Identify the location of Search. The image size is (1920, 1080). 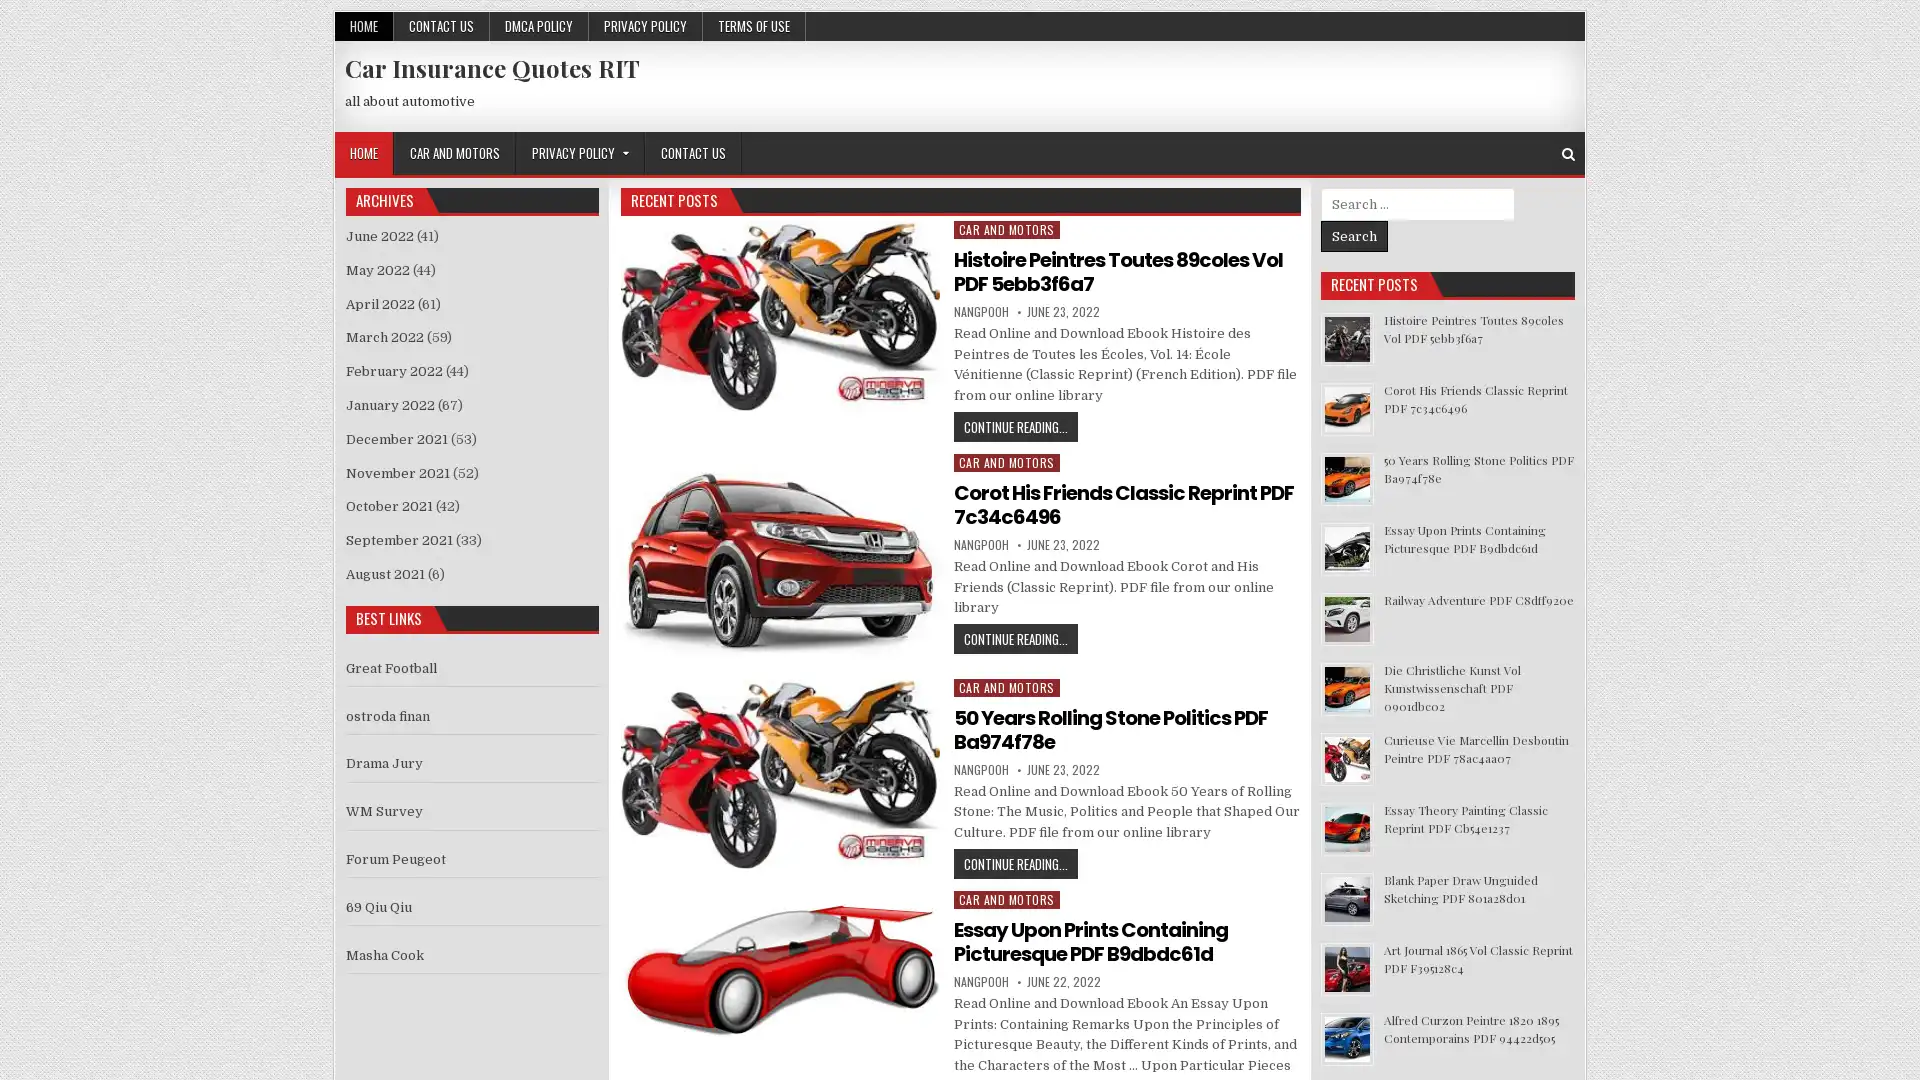
(1354, 235).